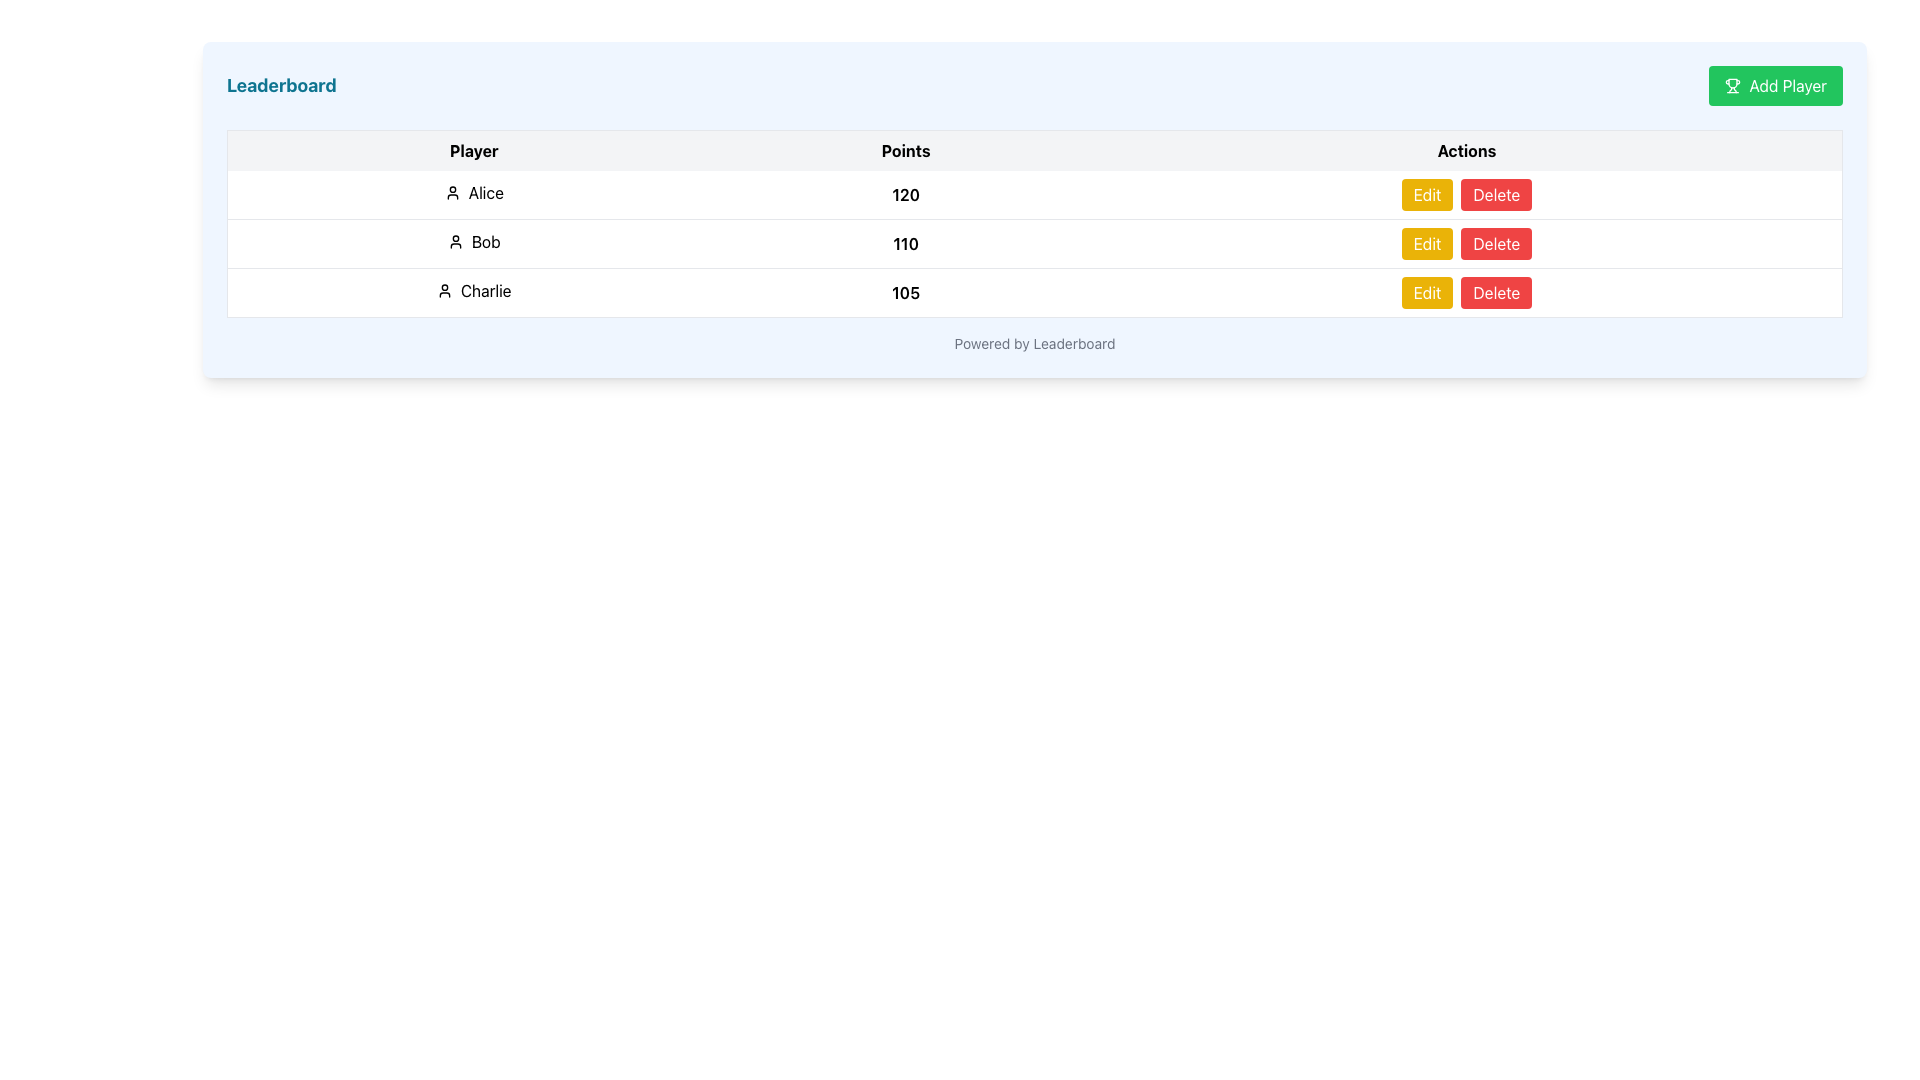  Describe the element at coordinates (451, 192) in the screenshot. I see `the icon representing the user 'Alice' in the leaderboard, located to the left of the text 'Alice'` at that location.